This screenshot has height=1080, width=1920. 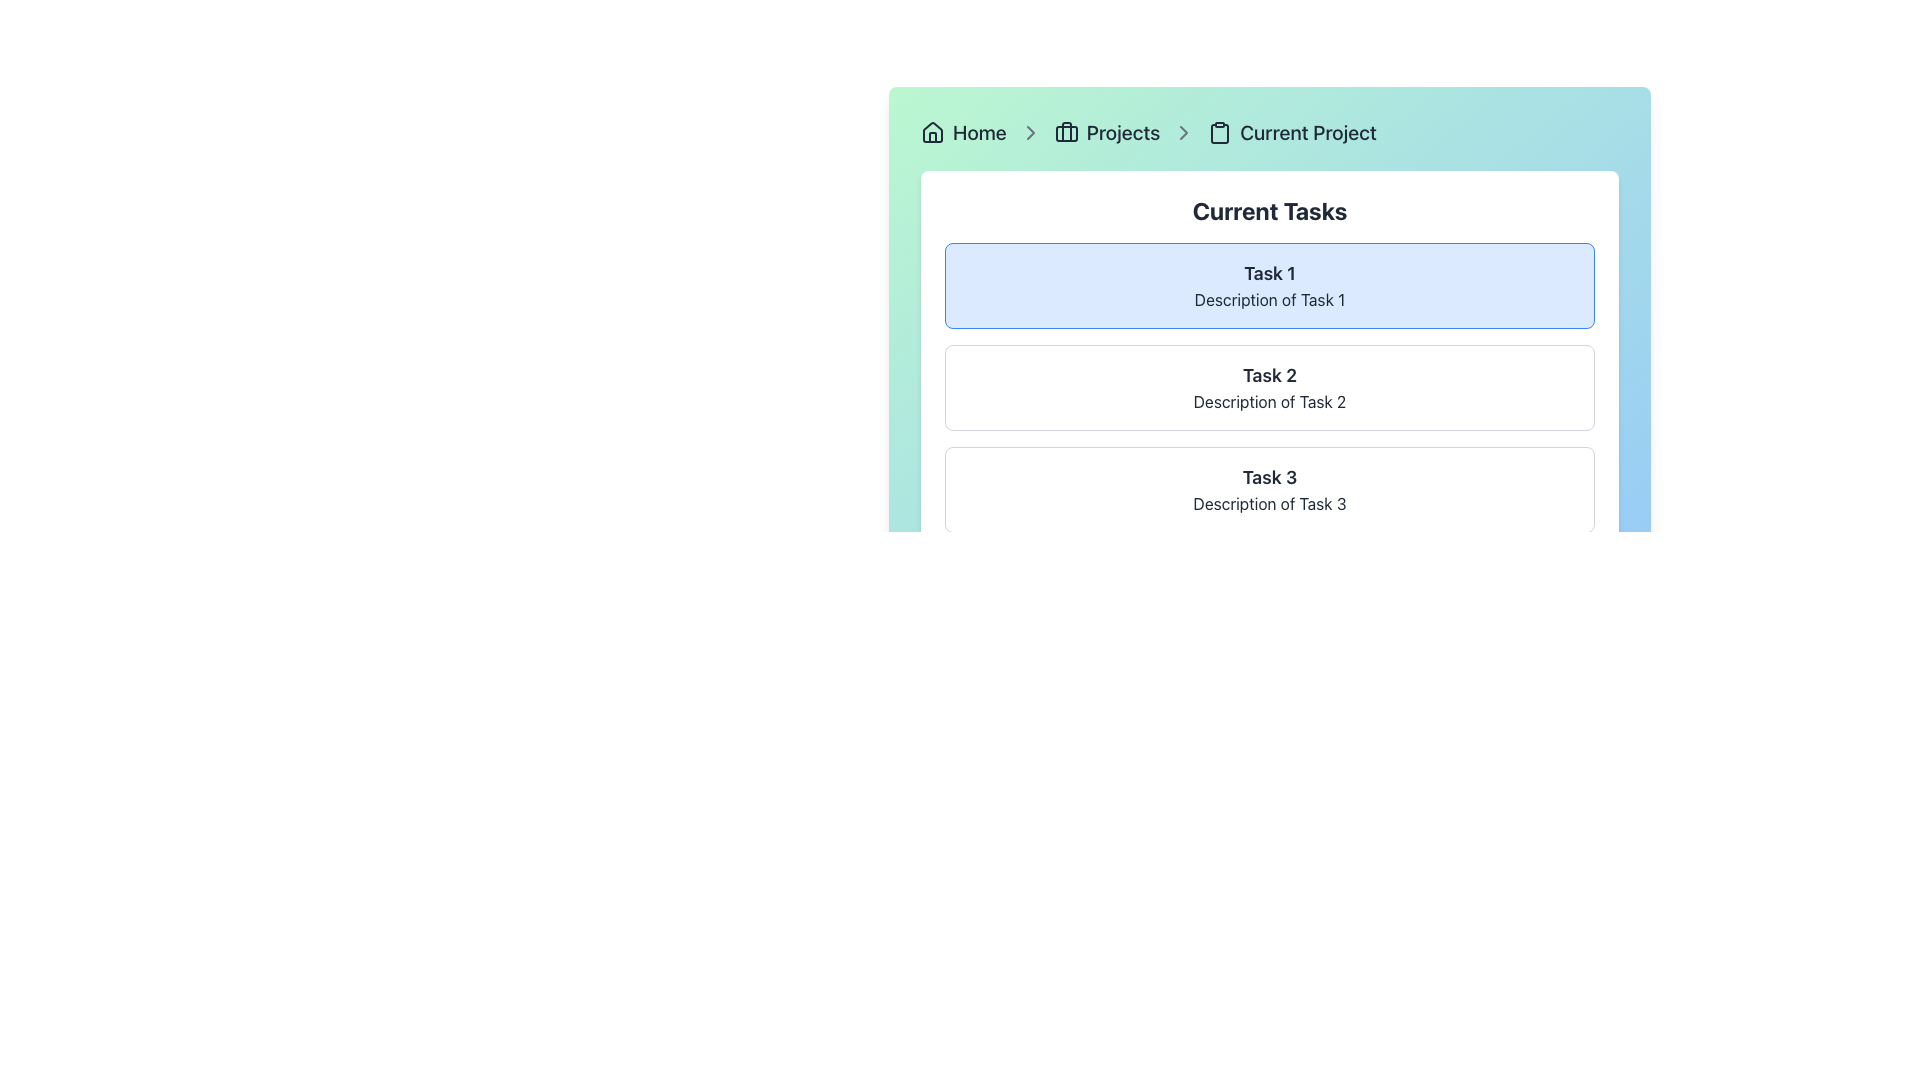 What do you see at coordinates (1219, 132) in the screenshot?
I see `the clipboard icon located in the top navigation bar, which is adjacent to the 'Current Project' text link` at bounding box center [1219, 132].